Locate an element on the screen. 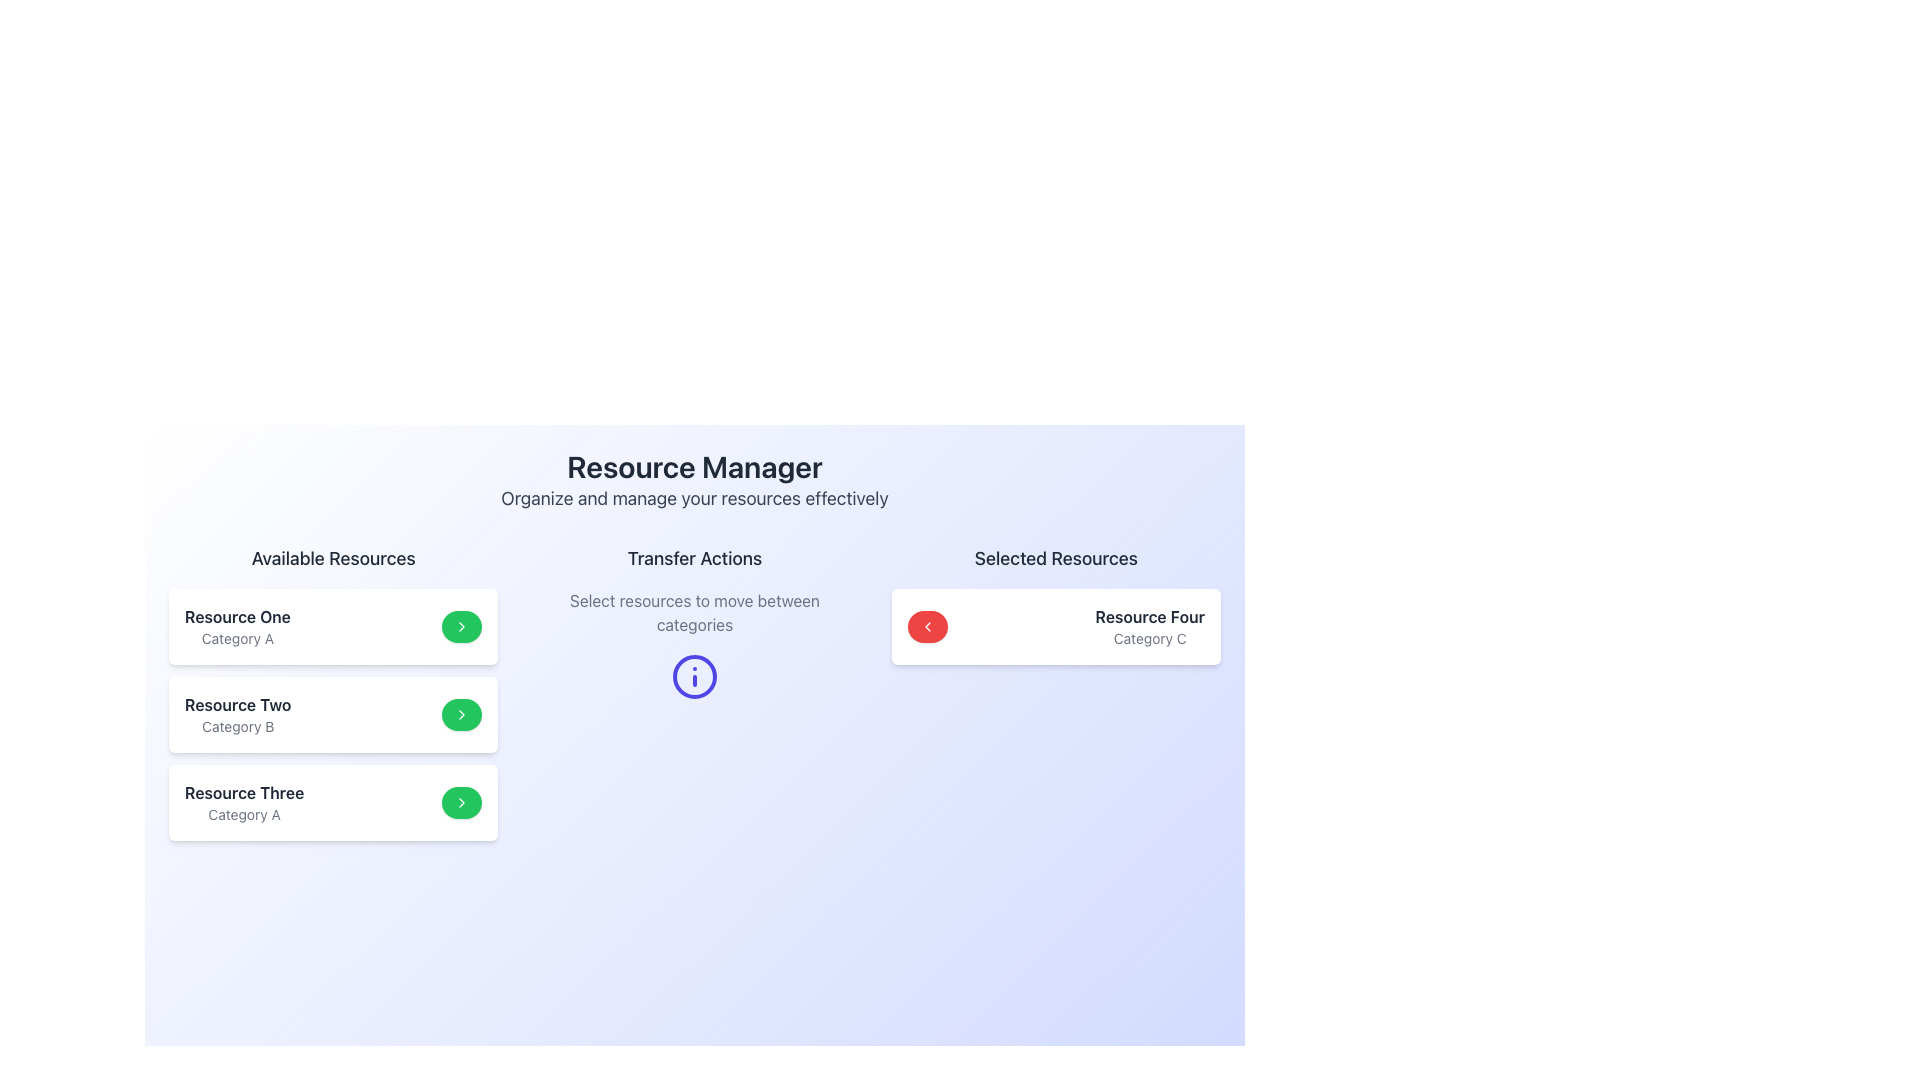 This screenshot has height=1080, width=1920. the header text label that indicates the classification or group for other components, positioned above the 'Resource Four' entry is located at coordinates (1055, 559).